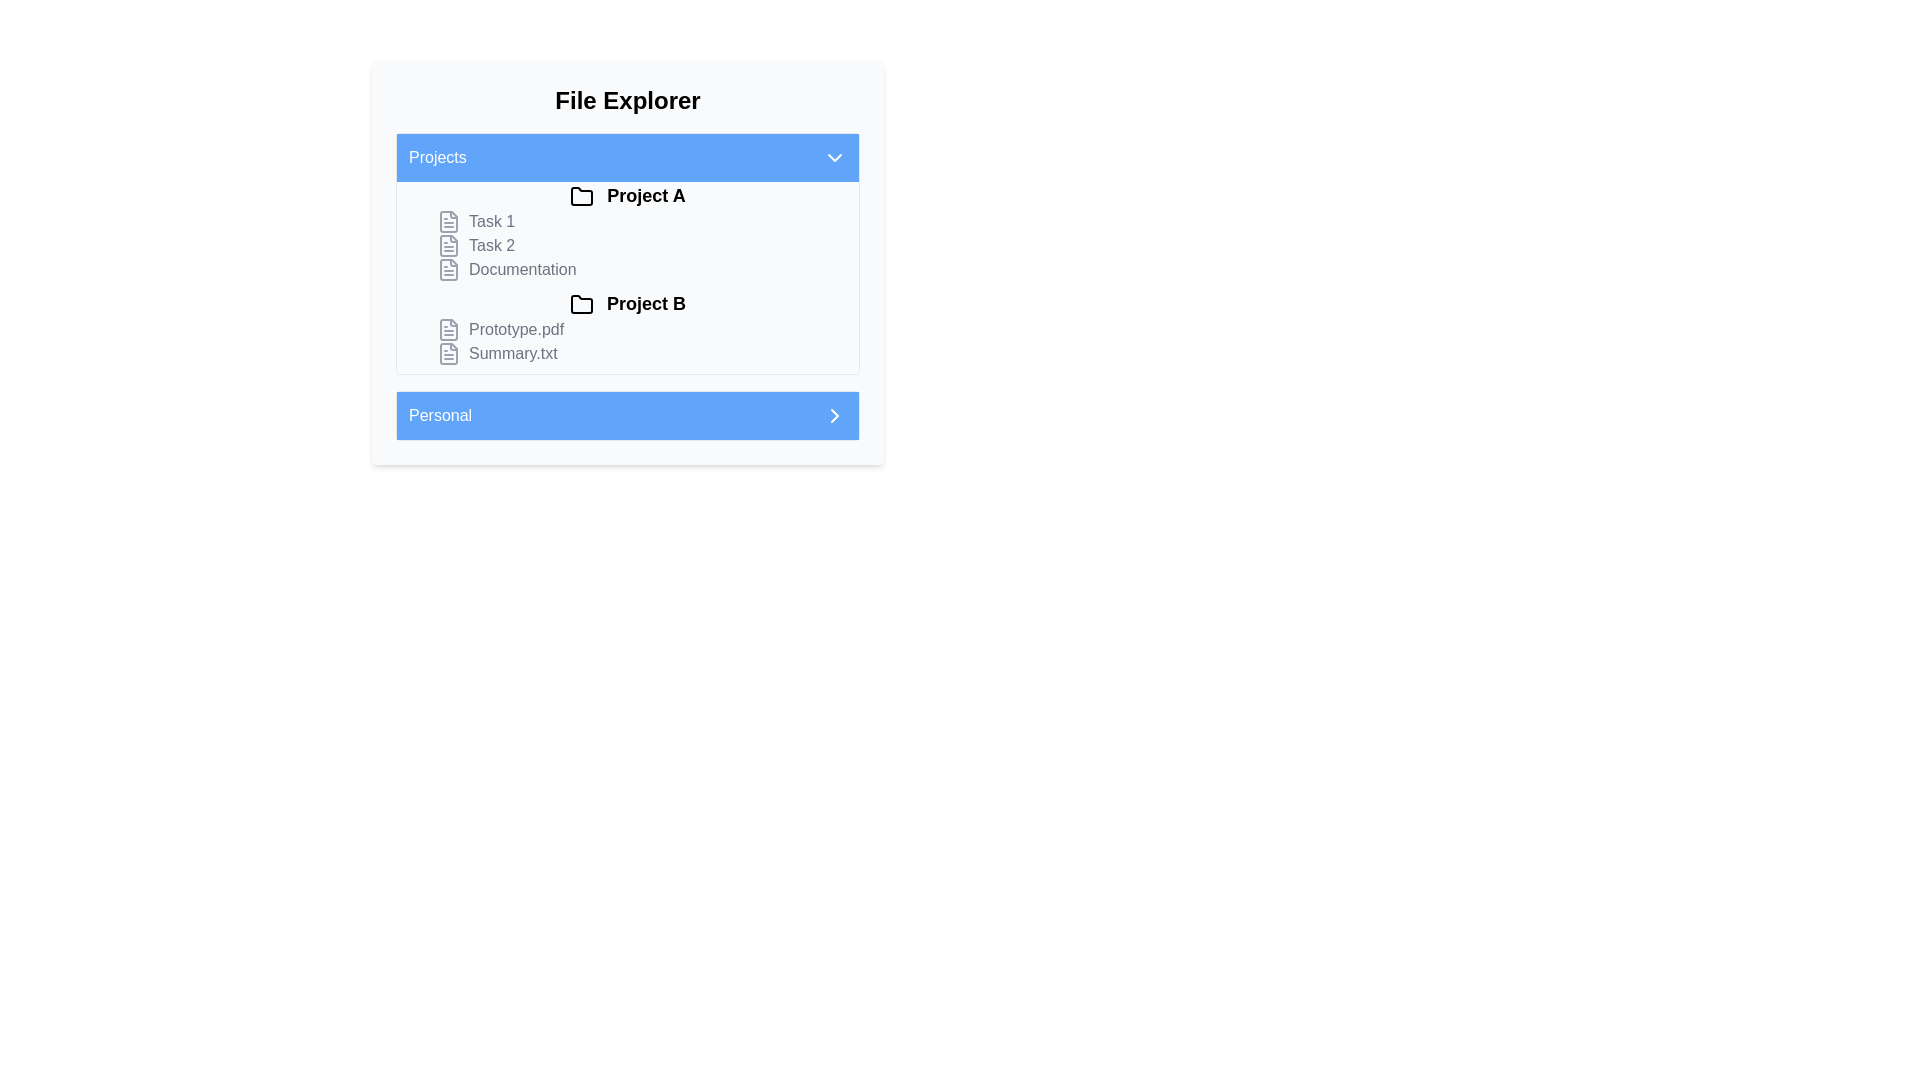  What do you see at coordinates (638, 341) in the screenshot?
I see `the second document listed under the 'Project B' folder in the 'File Explorer' section of the application` at bounding box center [638, 341].